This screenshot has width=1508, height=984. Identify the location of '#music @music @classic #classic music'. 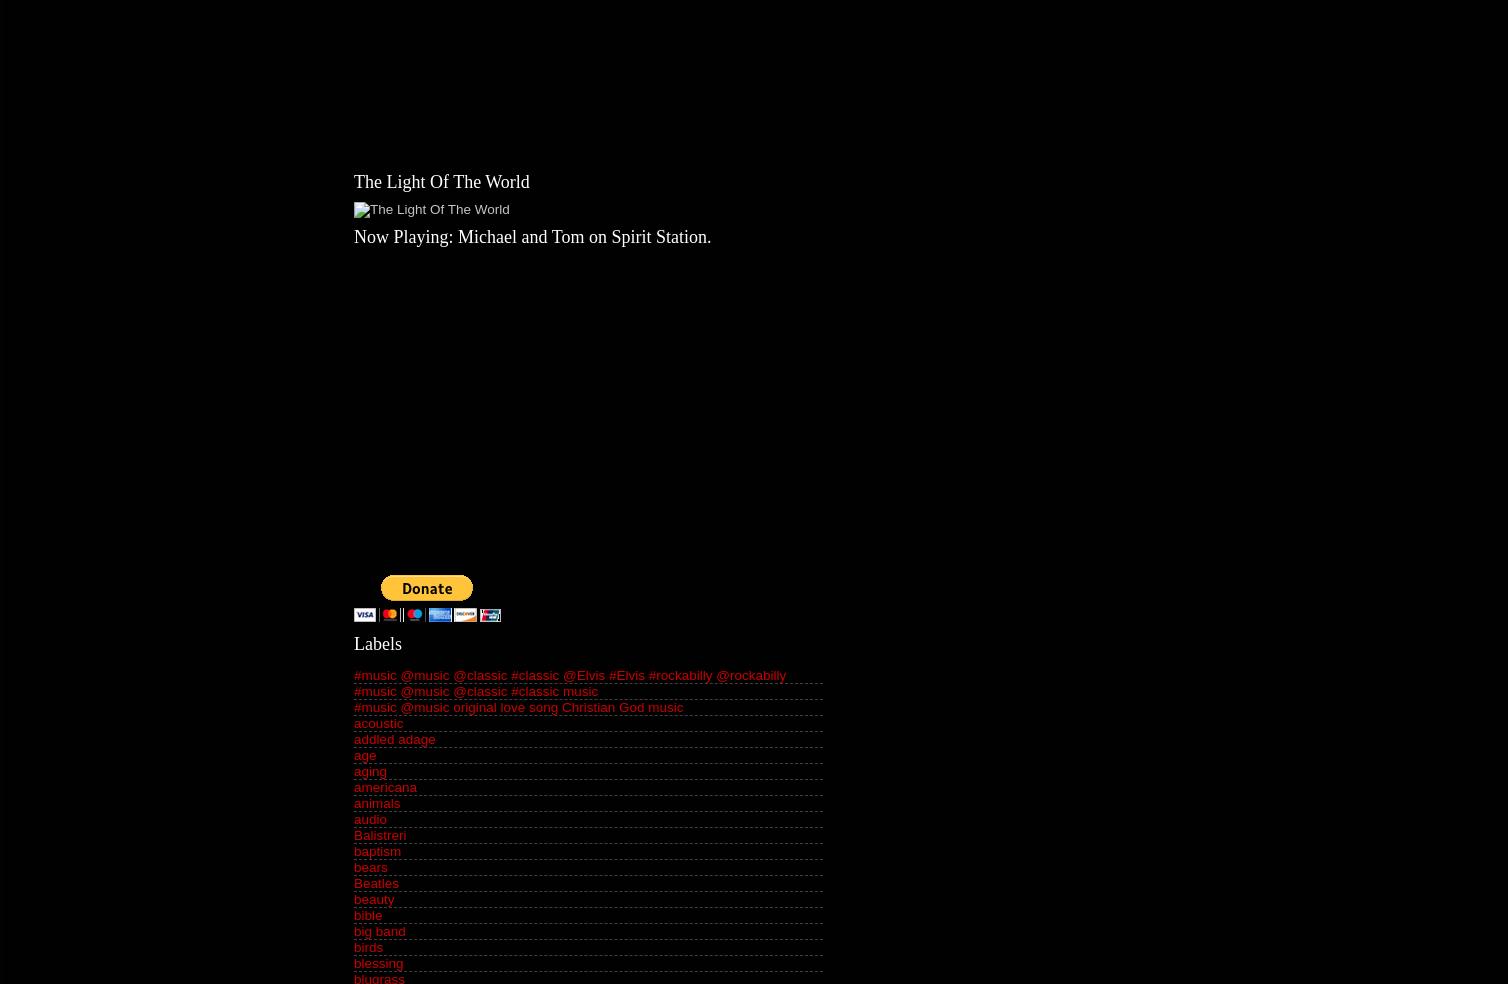
(475, 691).